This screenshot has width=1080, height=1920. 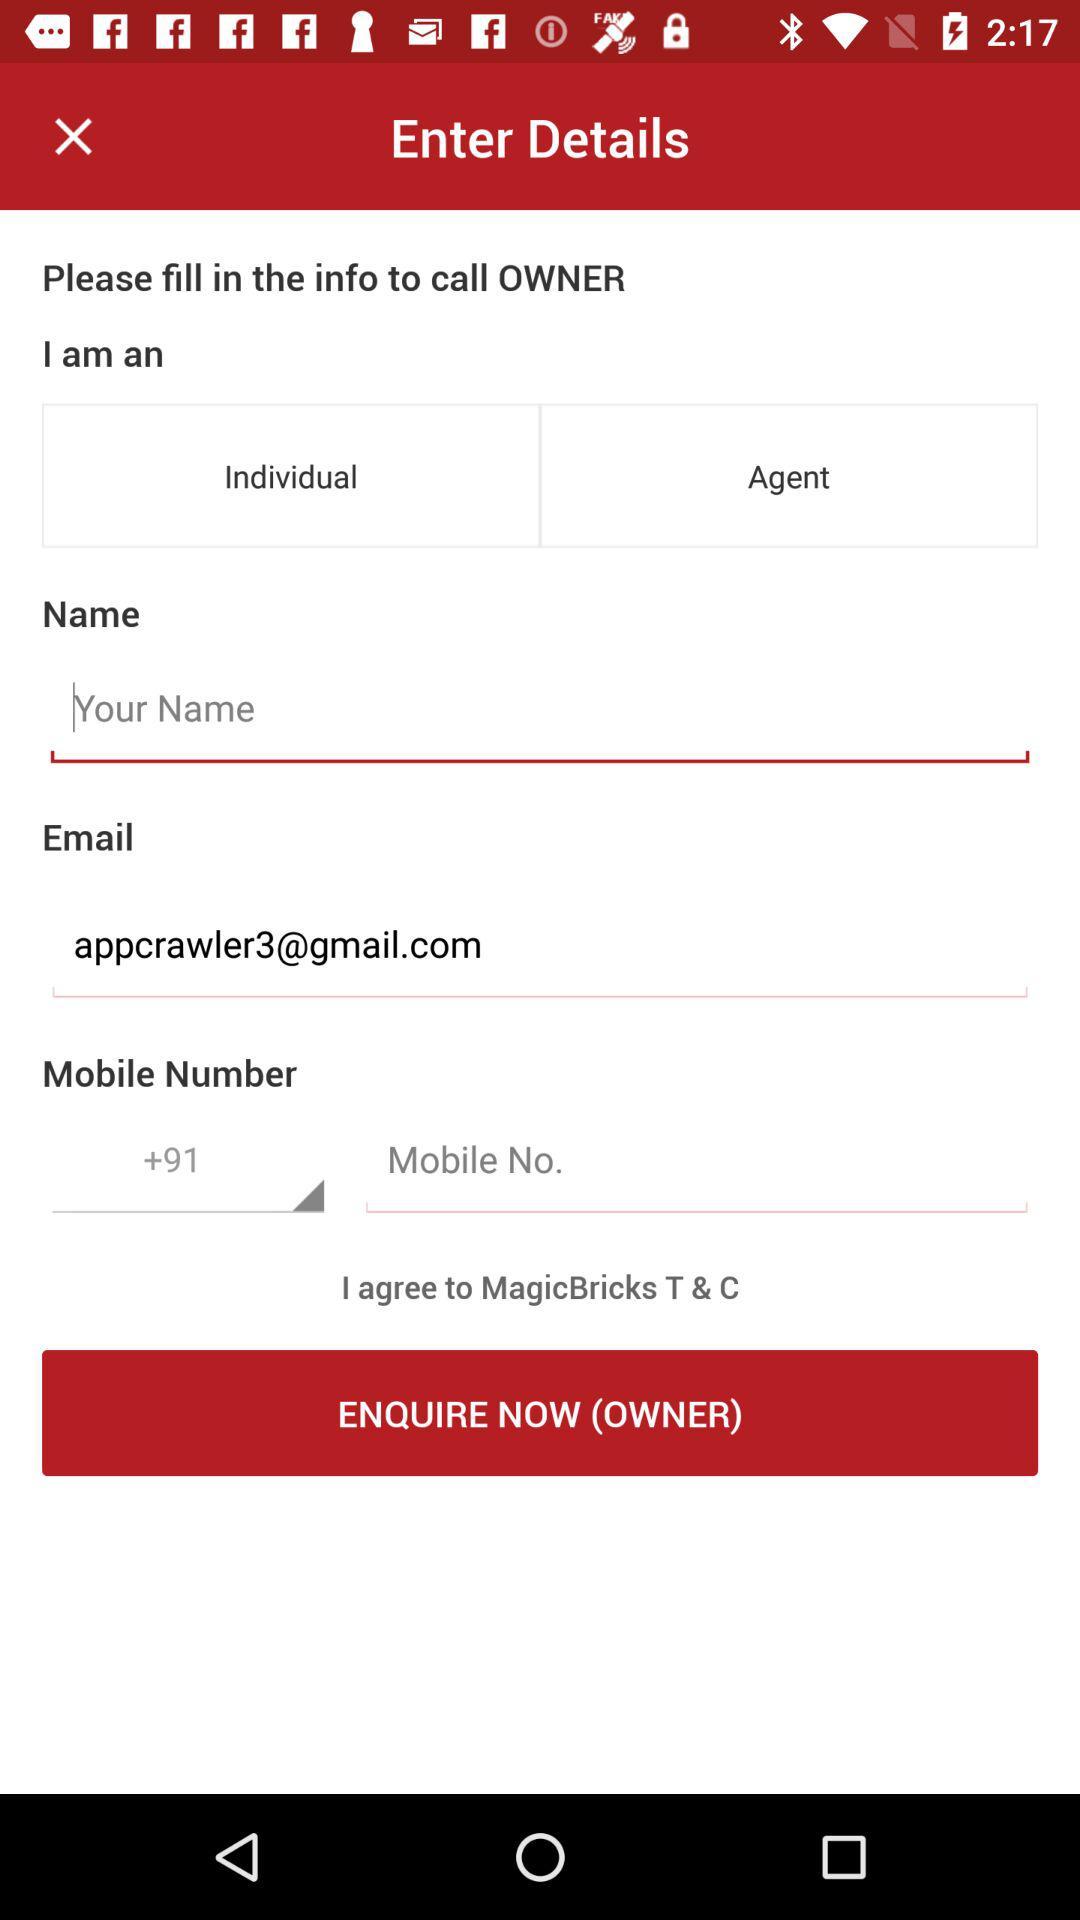 What do you see at coordinates (72, 135) in the screenshot?
I see `form` at bounding box center [72, 135].